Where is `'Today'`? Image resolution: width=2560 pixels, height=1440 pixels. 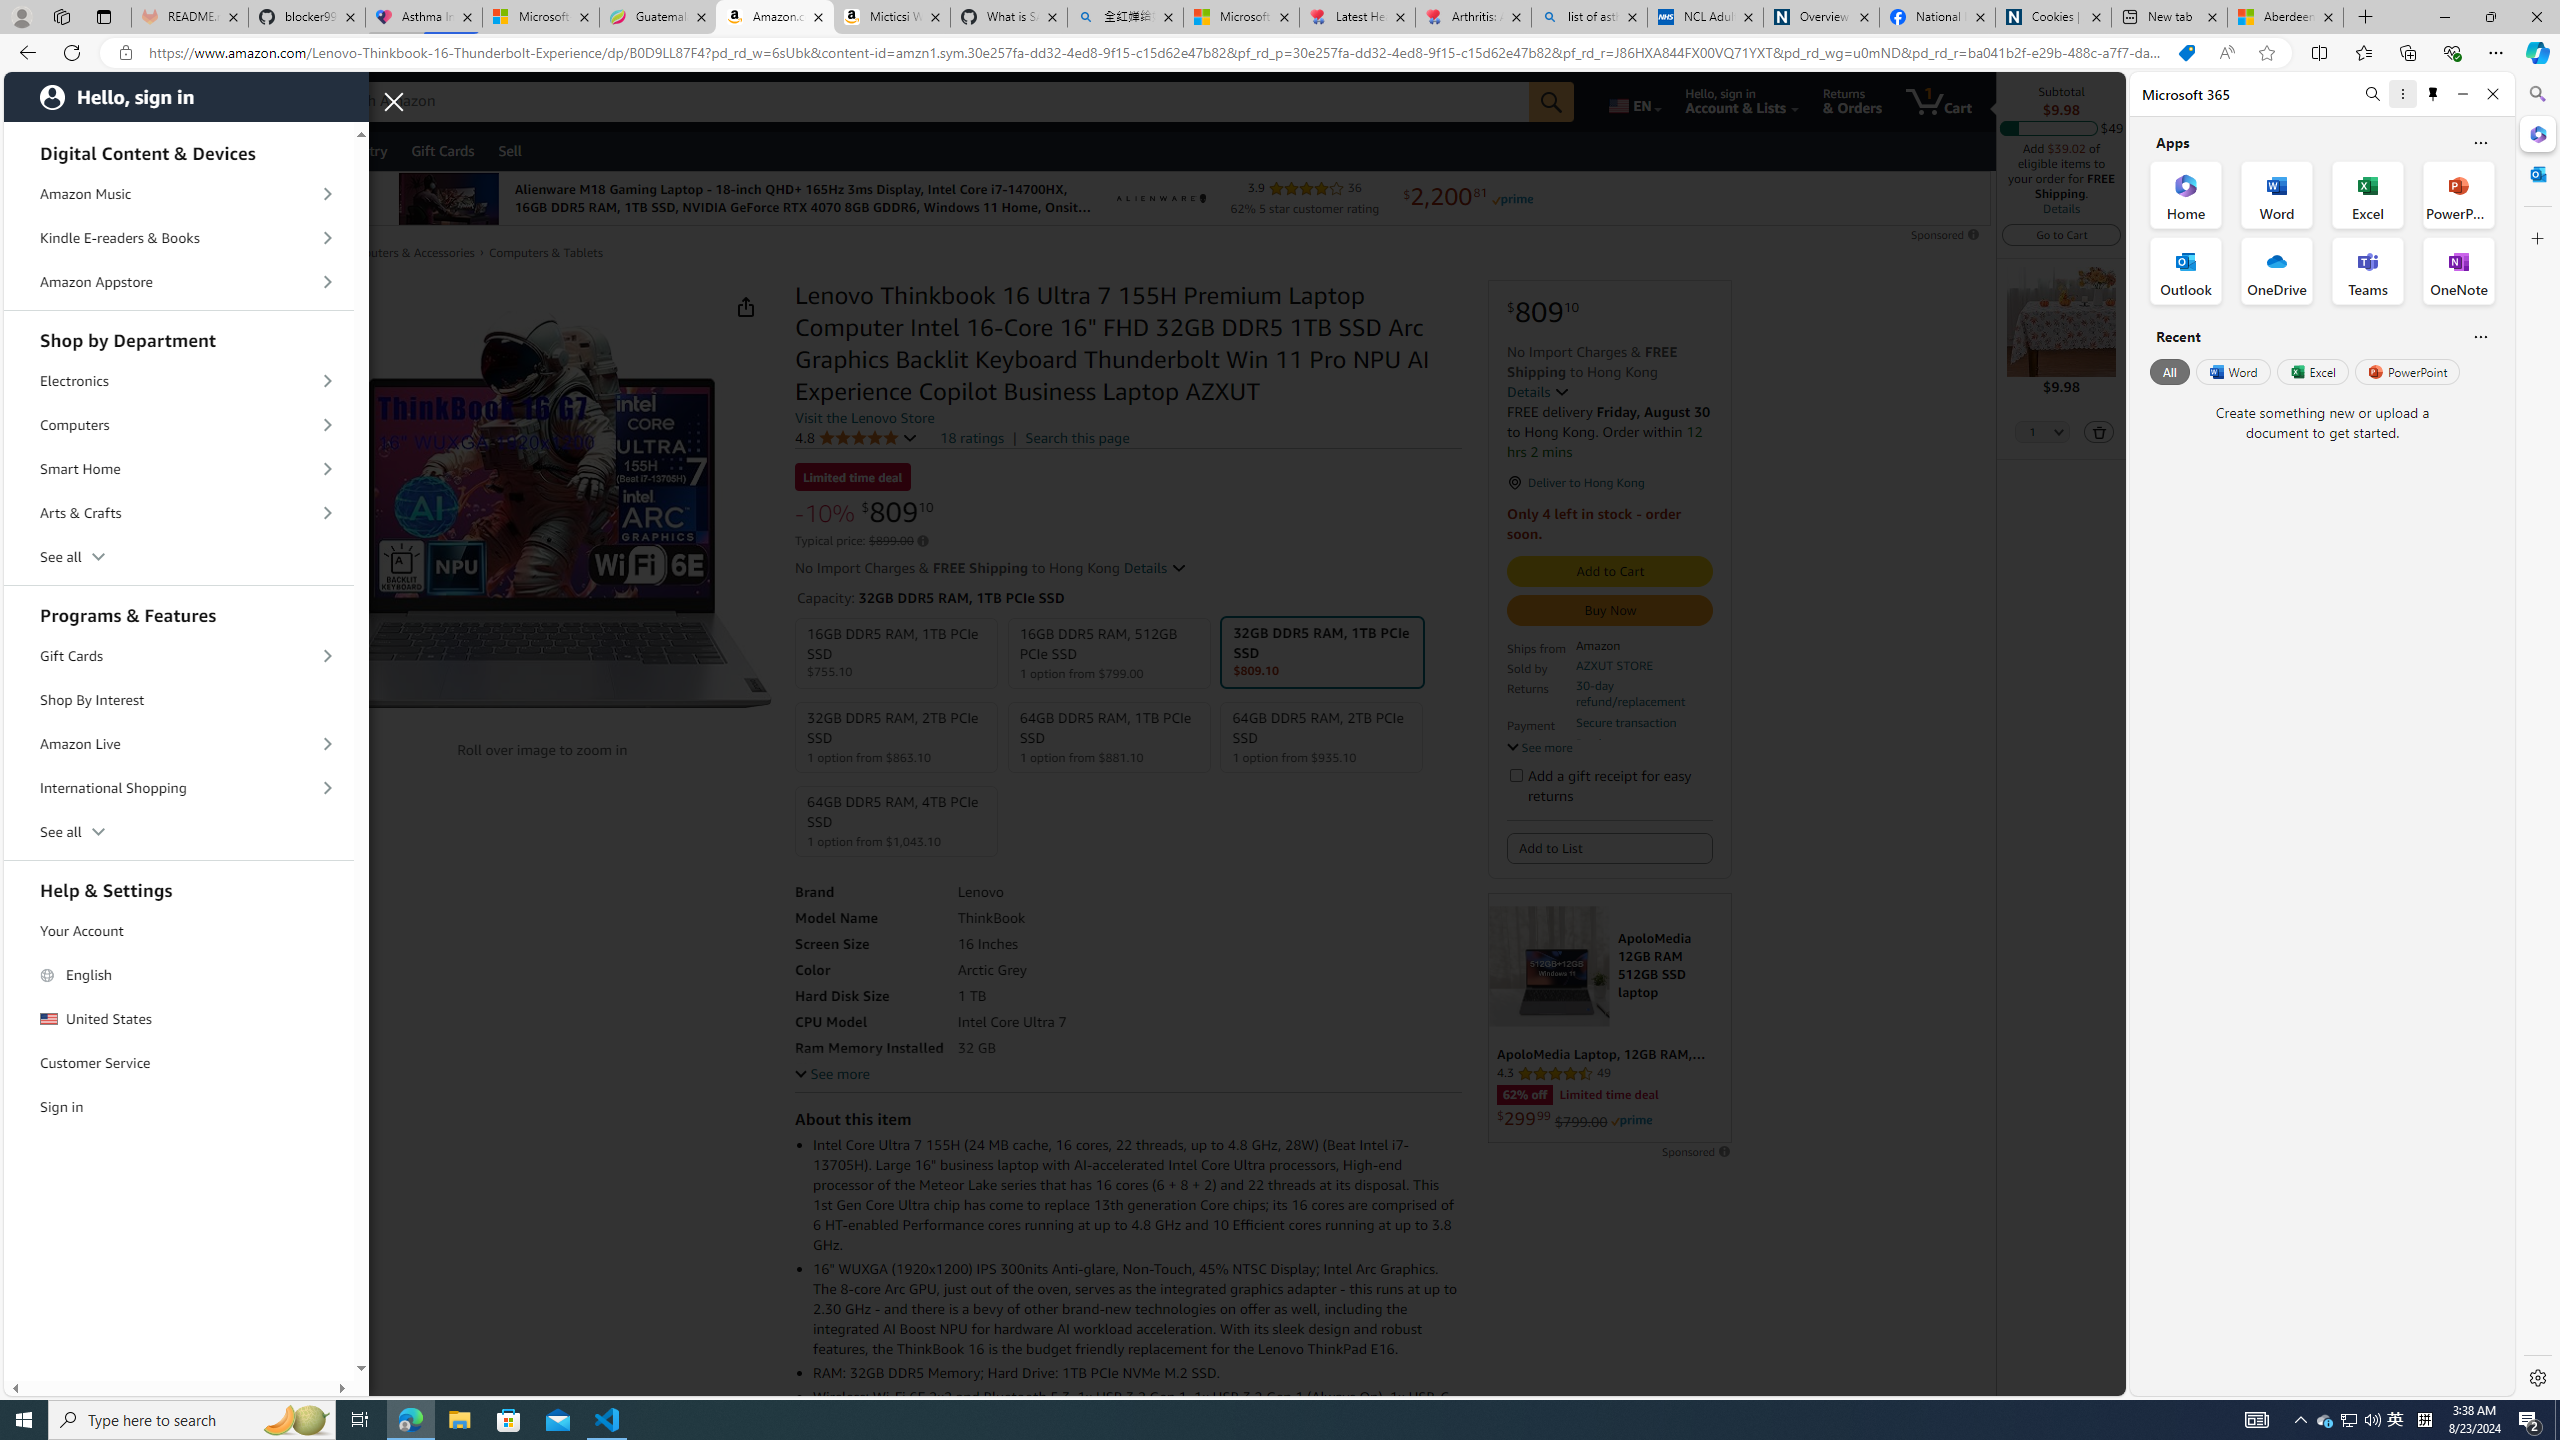
'Today' is located at coordinates (134, 150).